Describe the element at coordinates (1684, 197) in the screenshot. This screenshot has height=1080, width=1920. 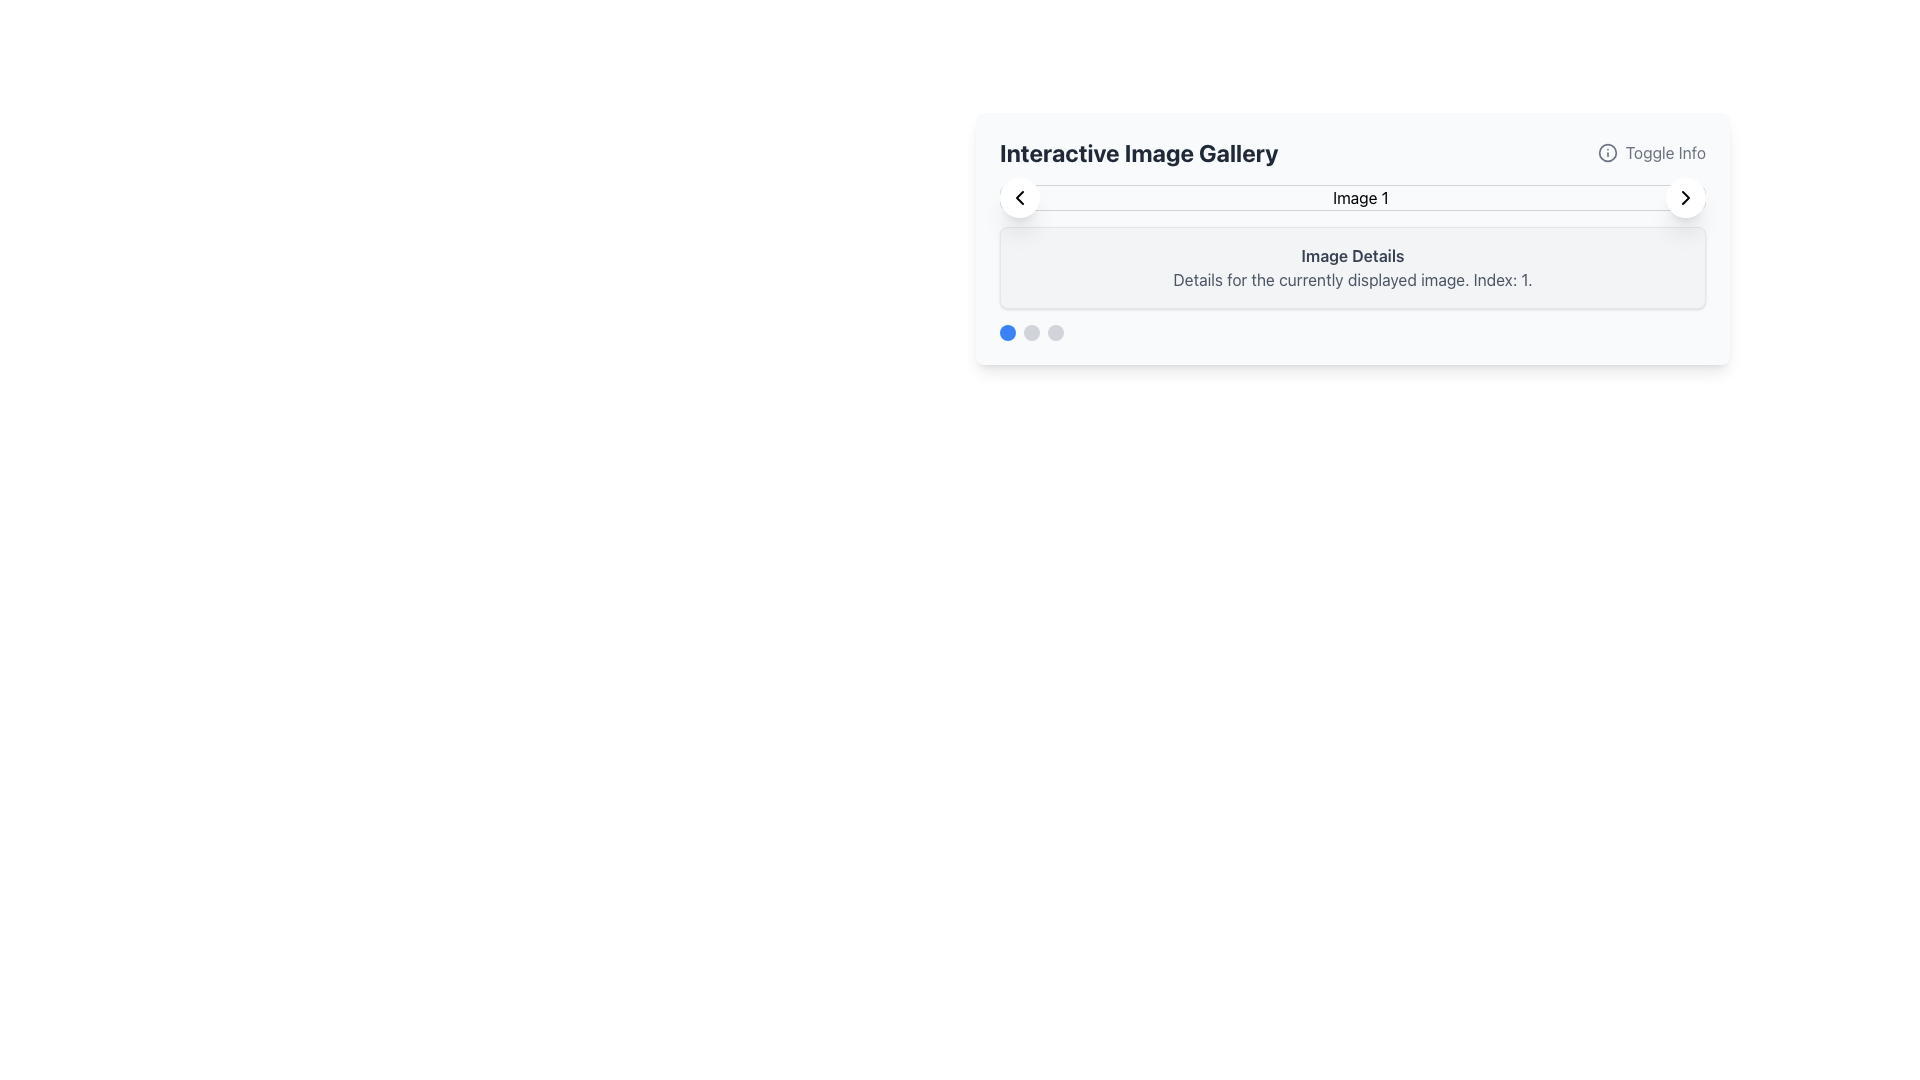
I see `the chevron arrow icon located at the far-right of the 'Interactive Image Gallery' panel` at that location.